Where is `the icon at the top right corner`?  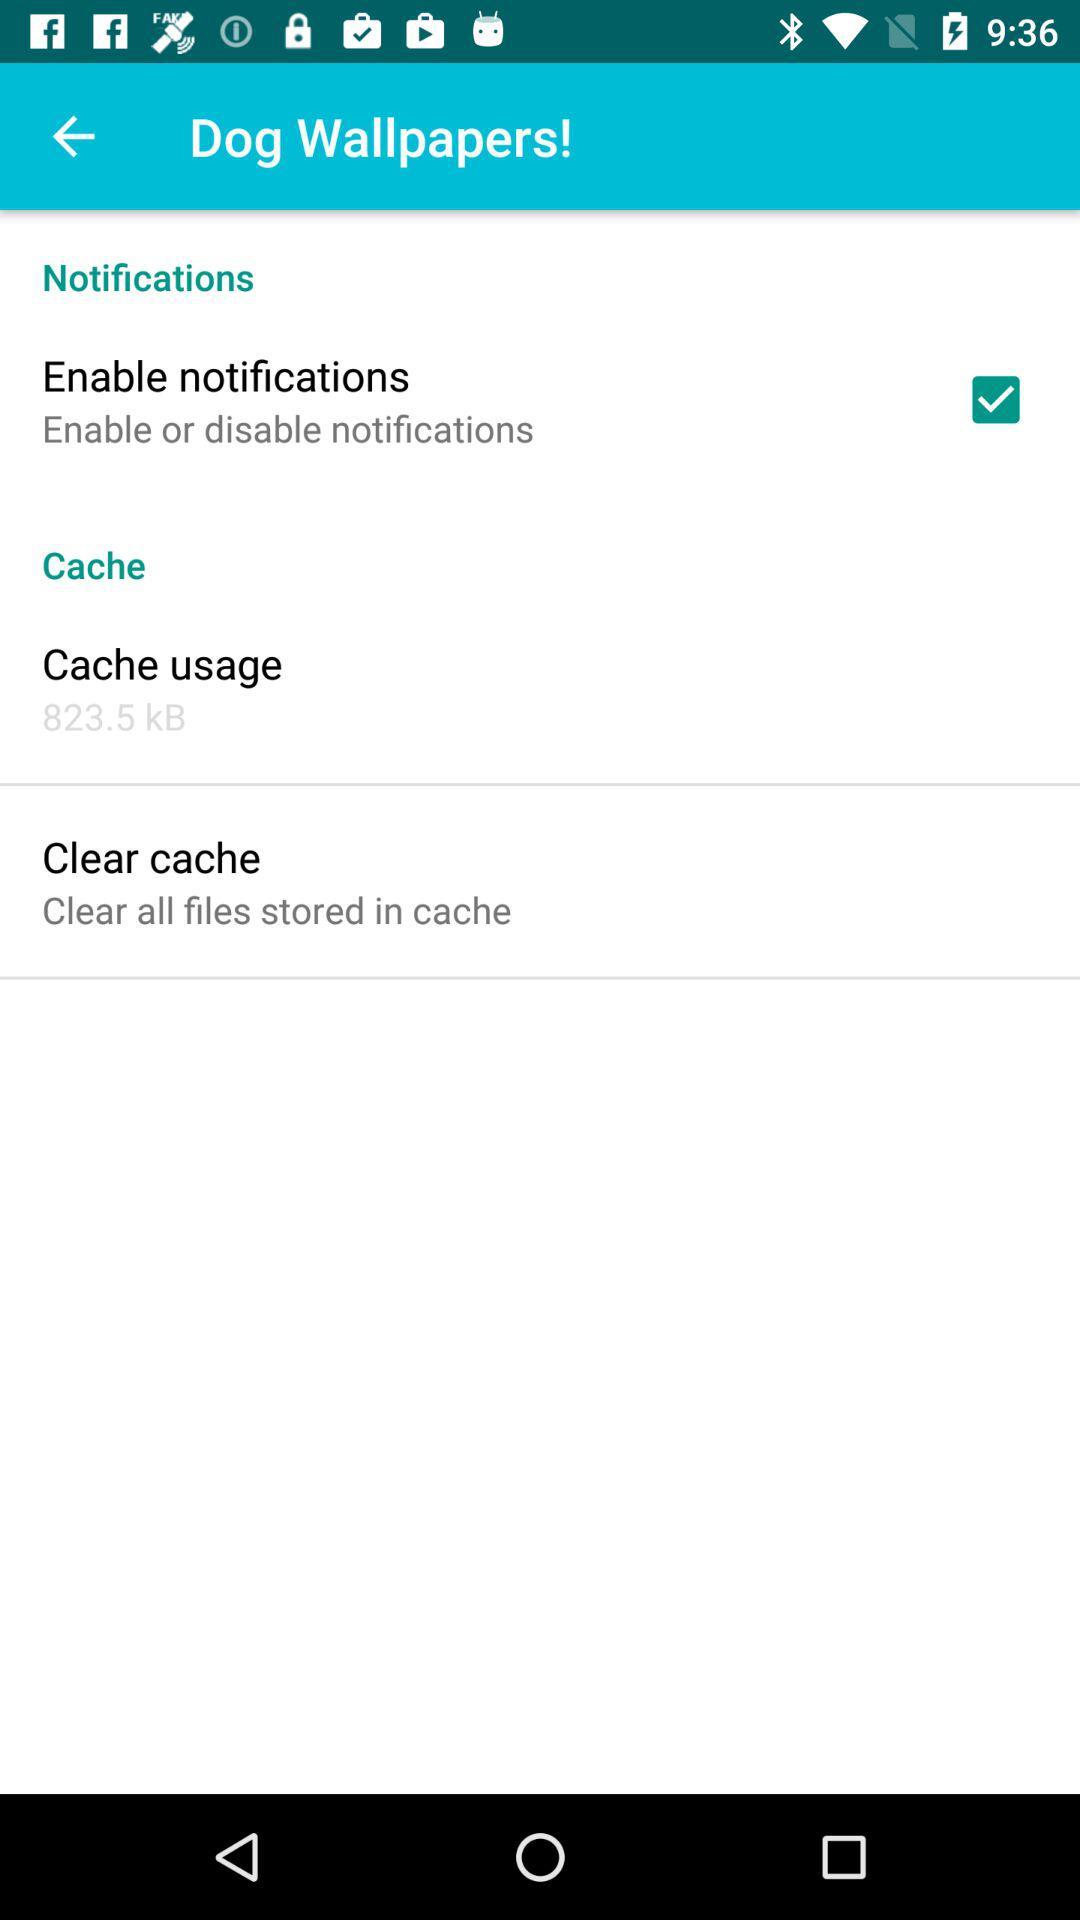 the icon at the top right corner is located at coordinates (995, 399).